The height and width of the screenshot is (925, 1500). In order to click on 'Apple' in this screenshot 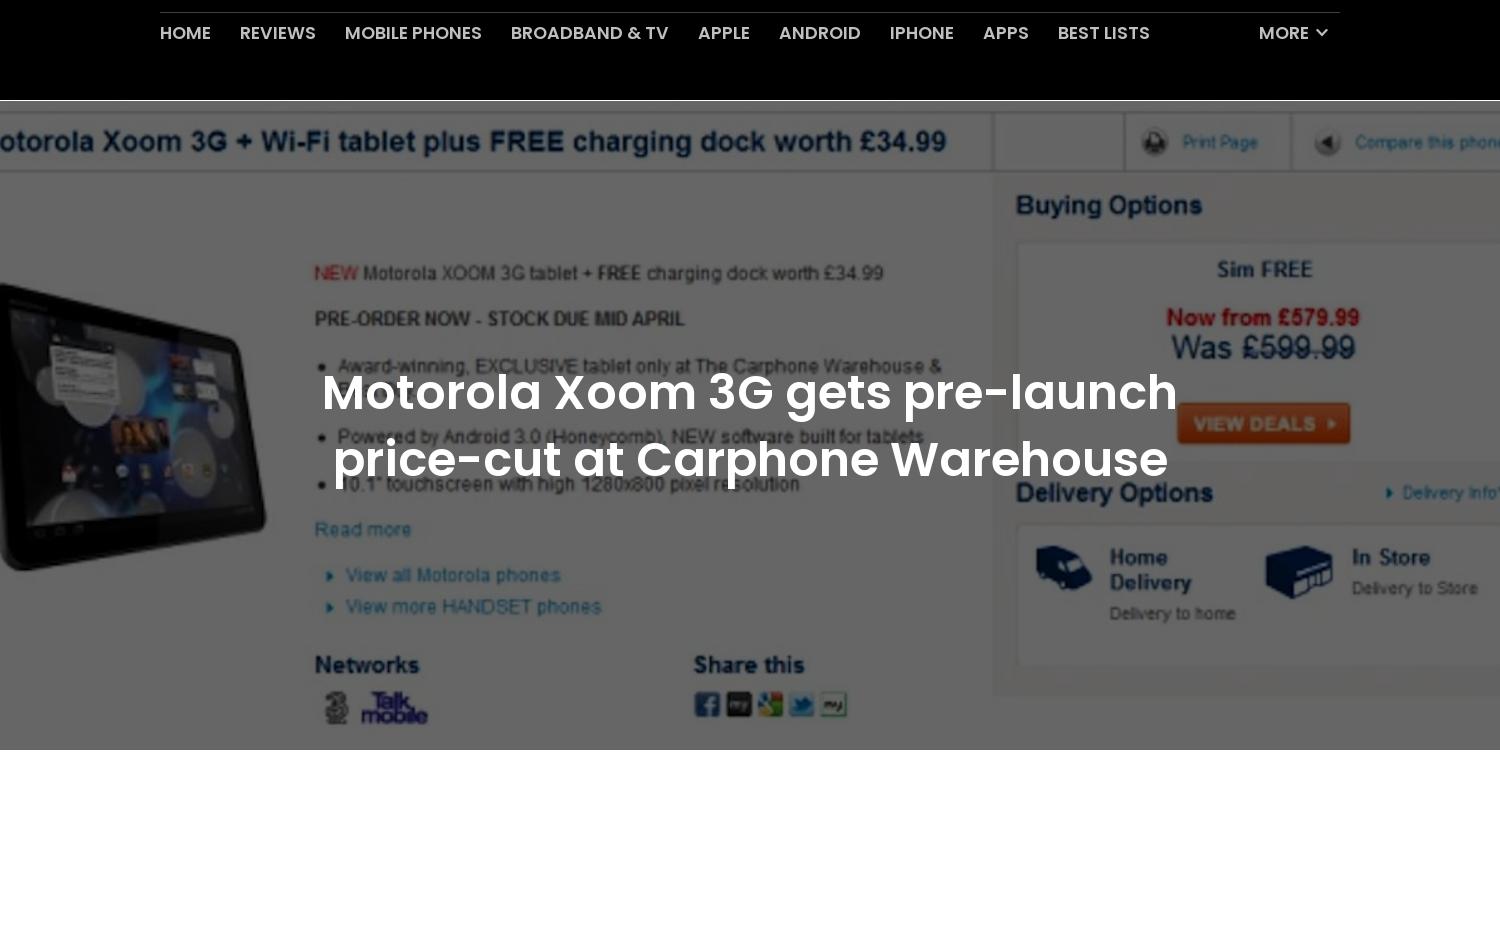, I will do `click(723, 79)`.